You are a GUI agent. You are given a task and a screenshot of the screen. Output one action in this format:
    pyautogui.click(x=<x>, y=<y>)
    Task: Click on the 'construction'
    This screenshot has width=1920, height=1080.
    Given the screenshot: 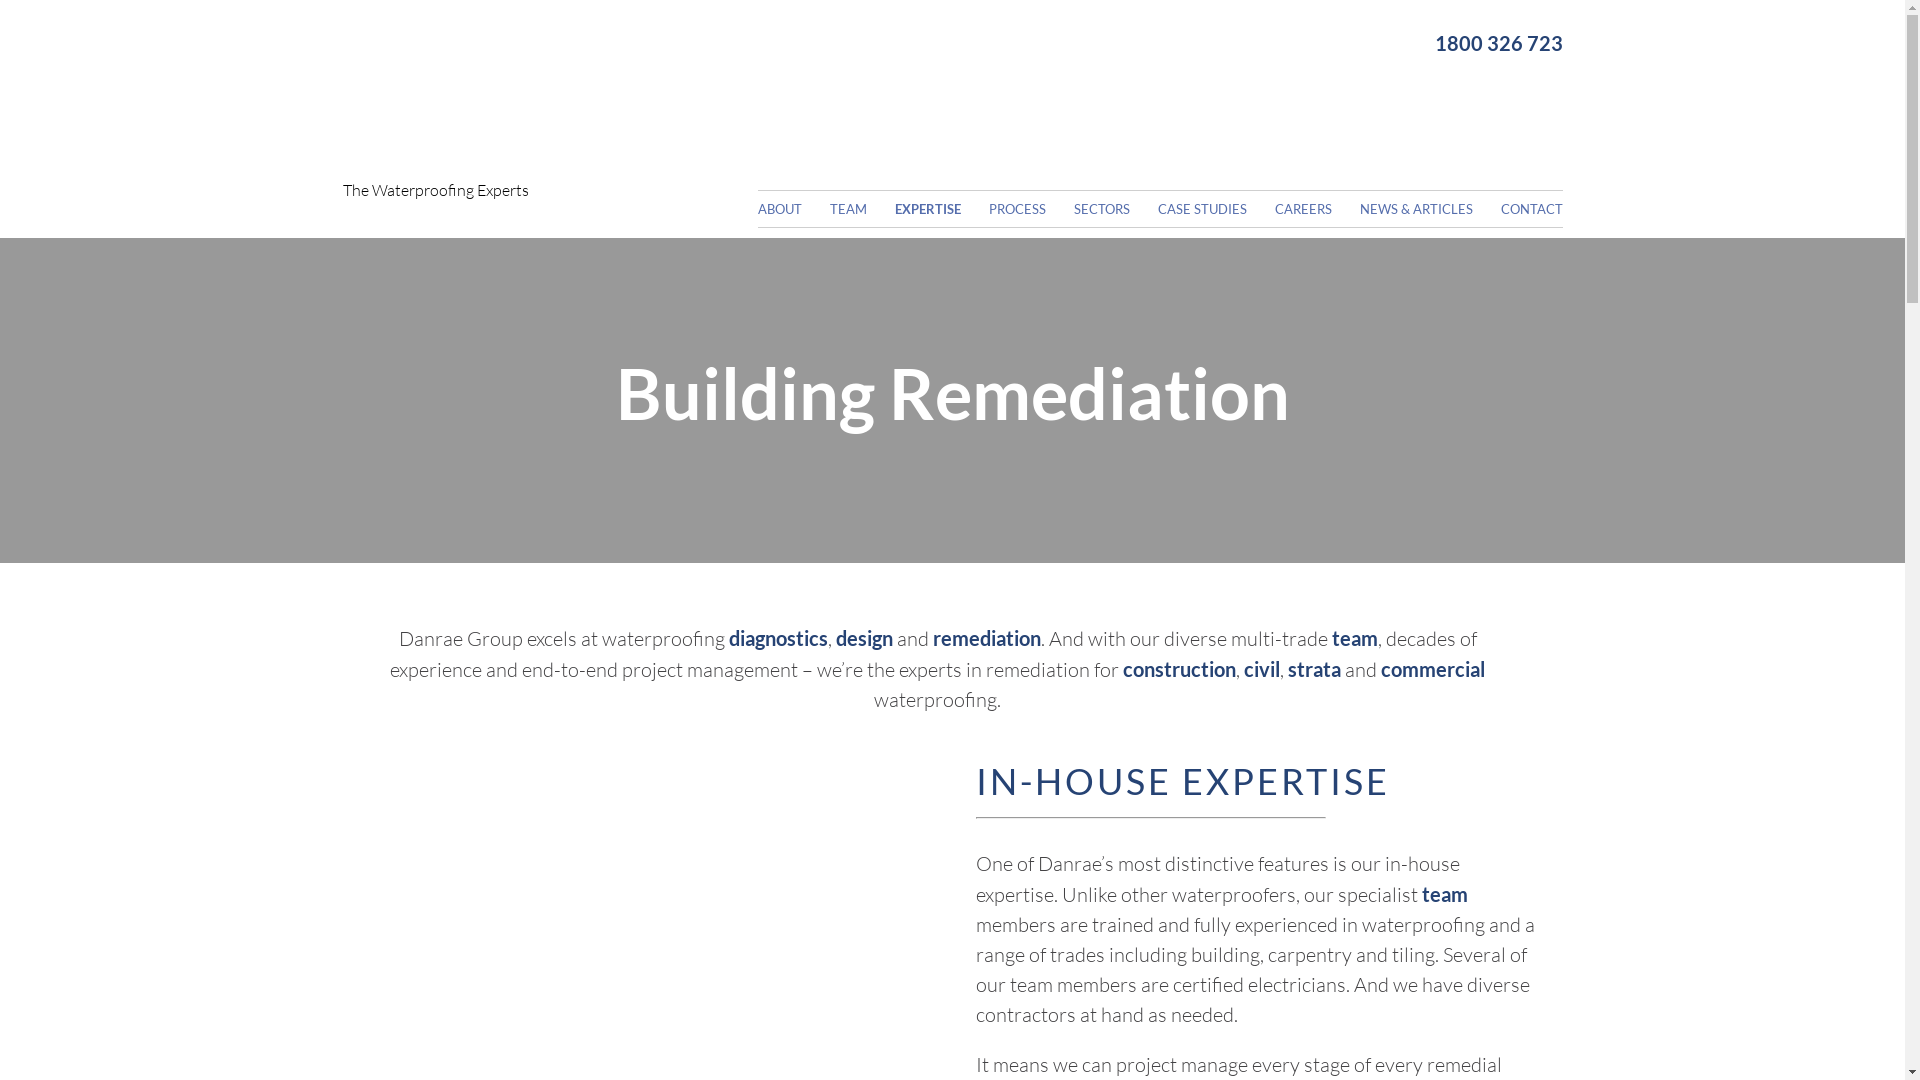 What is the action you would take?
    pyautogui.click(x=1179, y=668)
    